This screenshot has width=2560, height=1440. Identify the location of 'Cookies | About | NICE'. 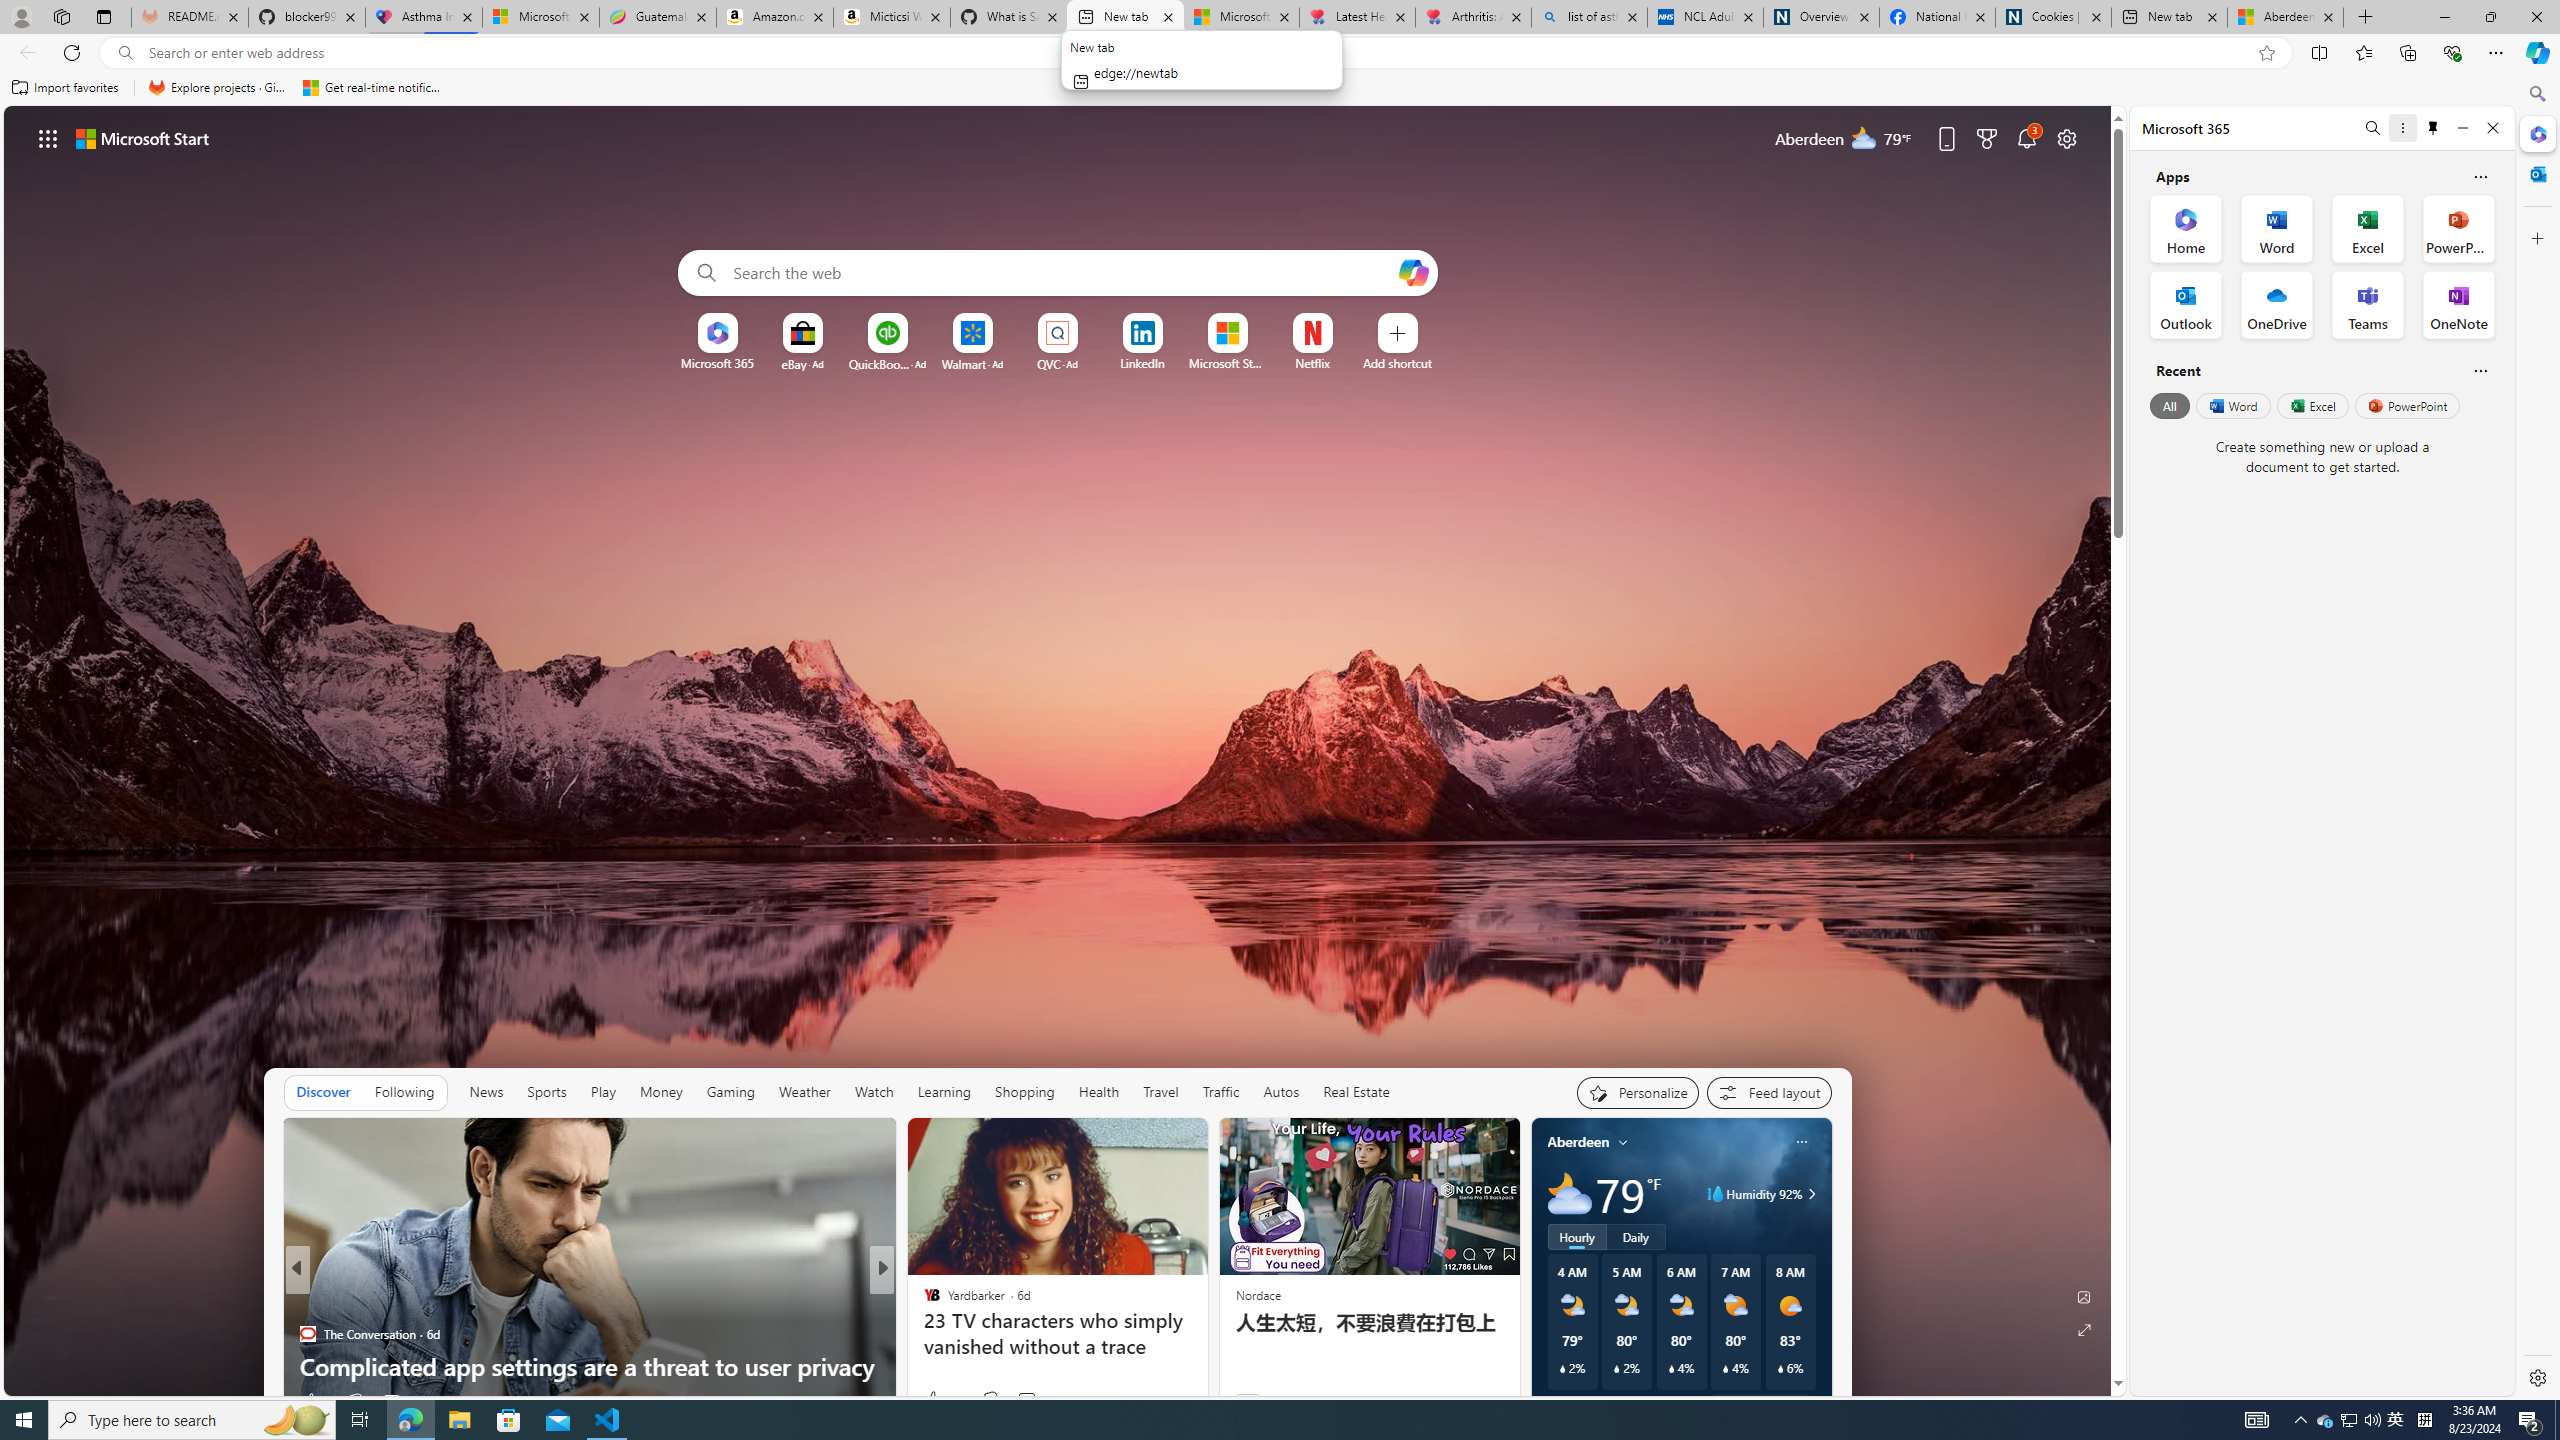
(2053, 16).